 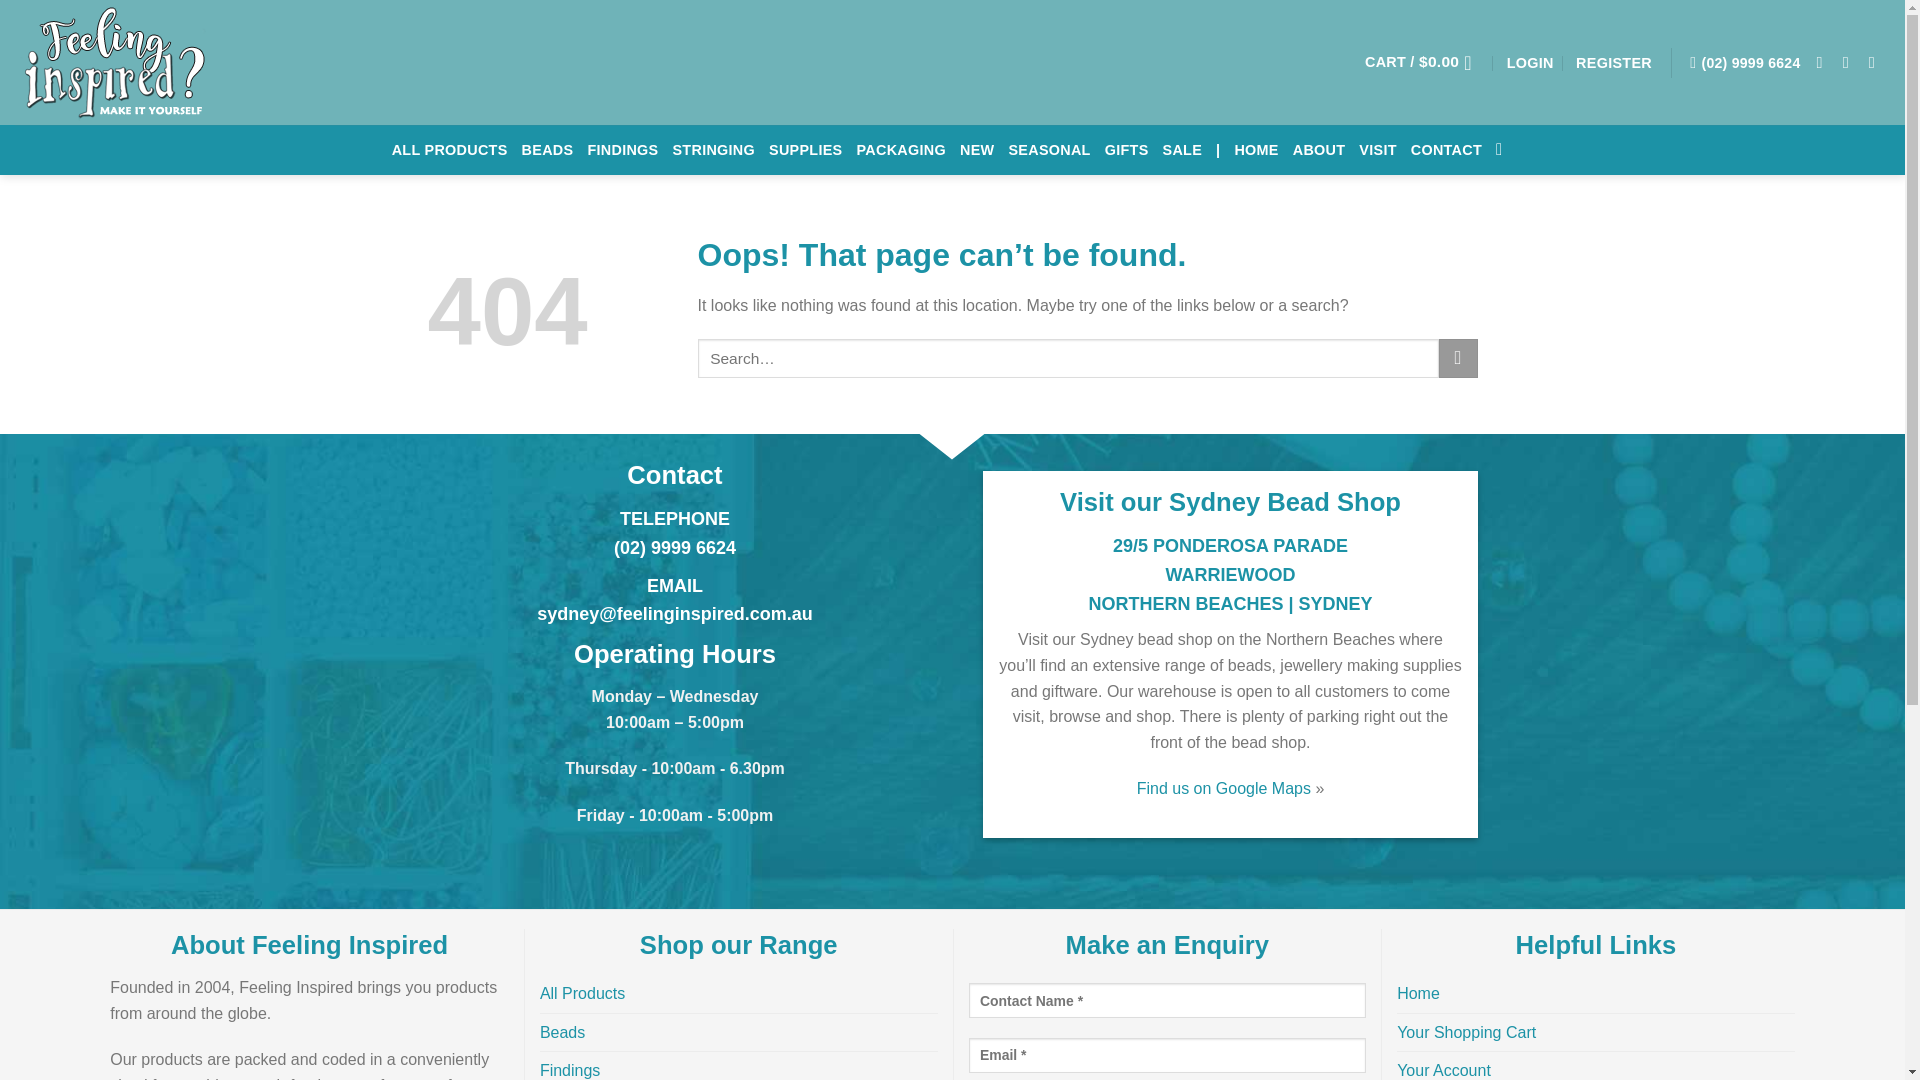 I want to click on '|', so click(x=1214, y=149).